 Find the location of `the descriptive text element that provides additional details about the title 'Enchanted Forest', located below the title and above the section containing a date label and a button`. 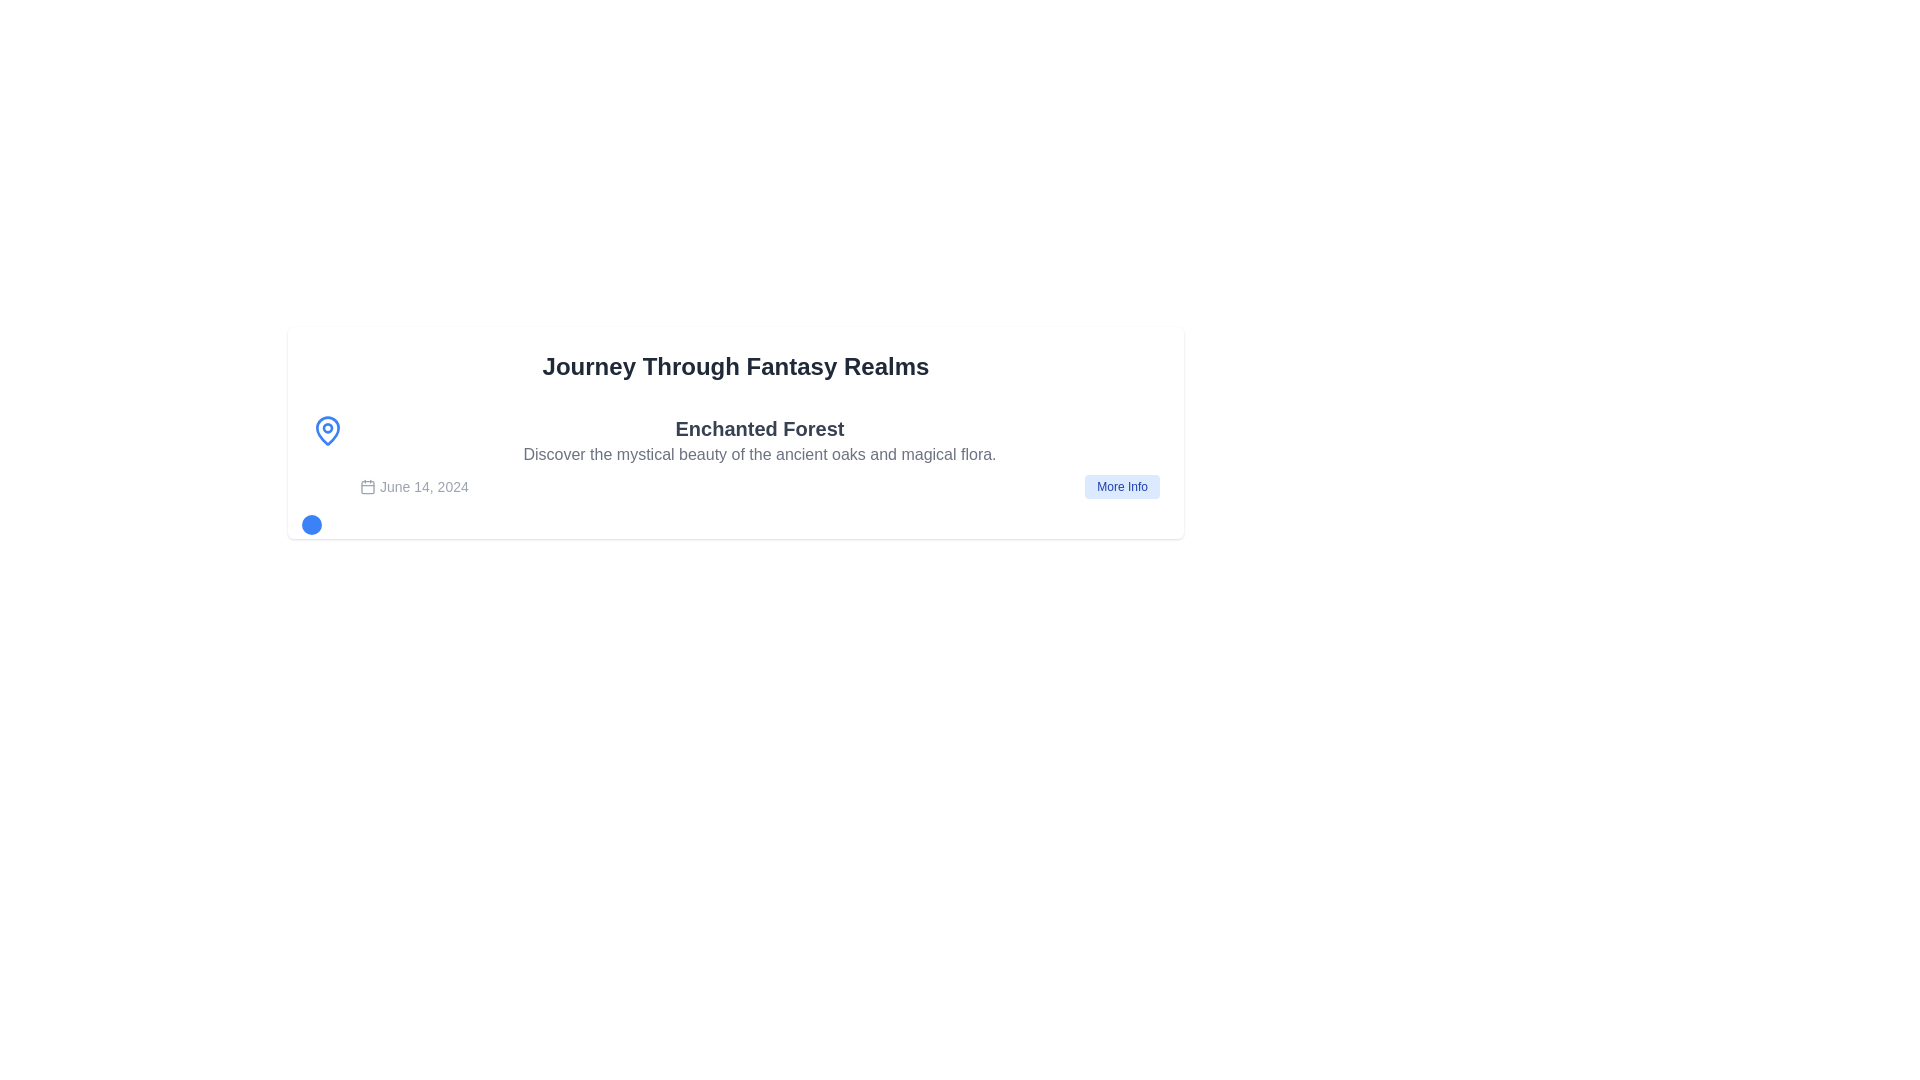

the descriptive text element that provides additional details about the title 'Enchanted Forest', located below the title and above the section containing a date label and a button is located at coordinates (758, 455).